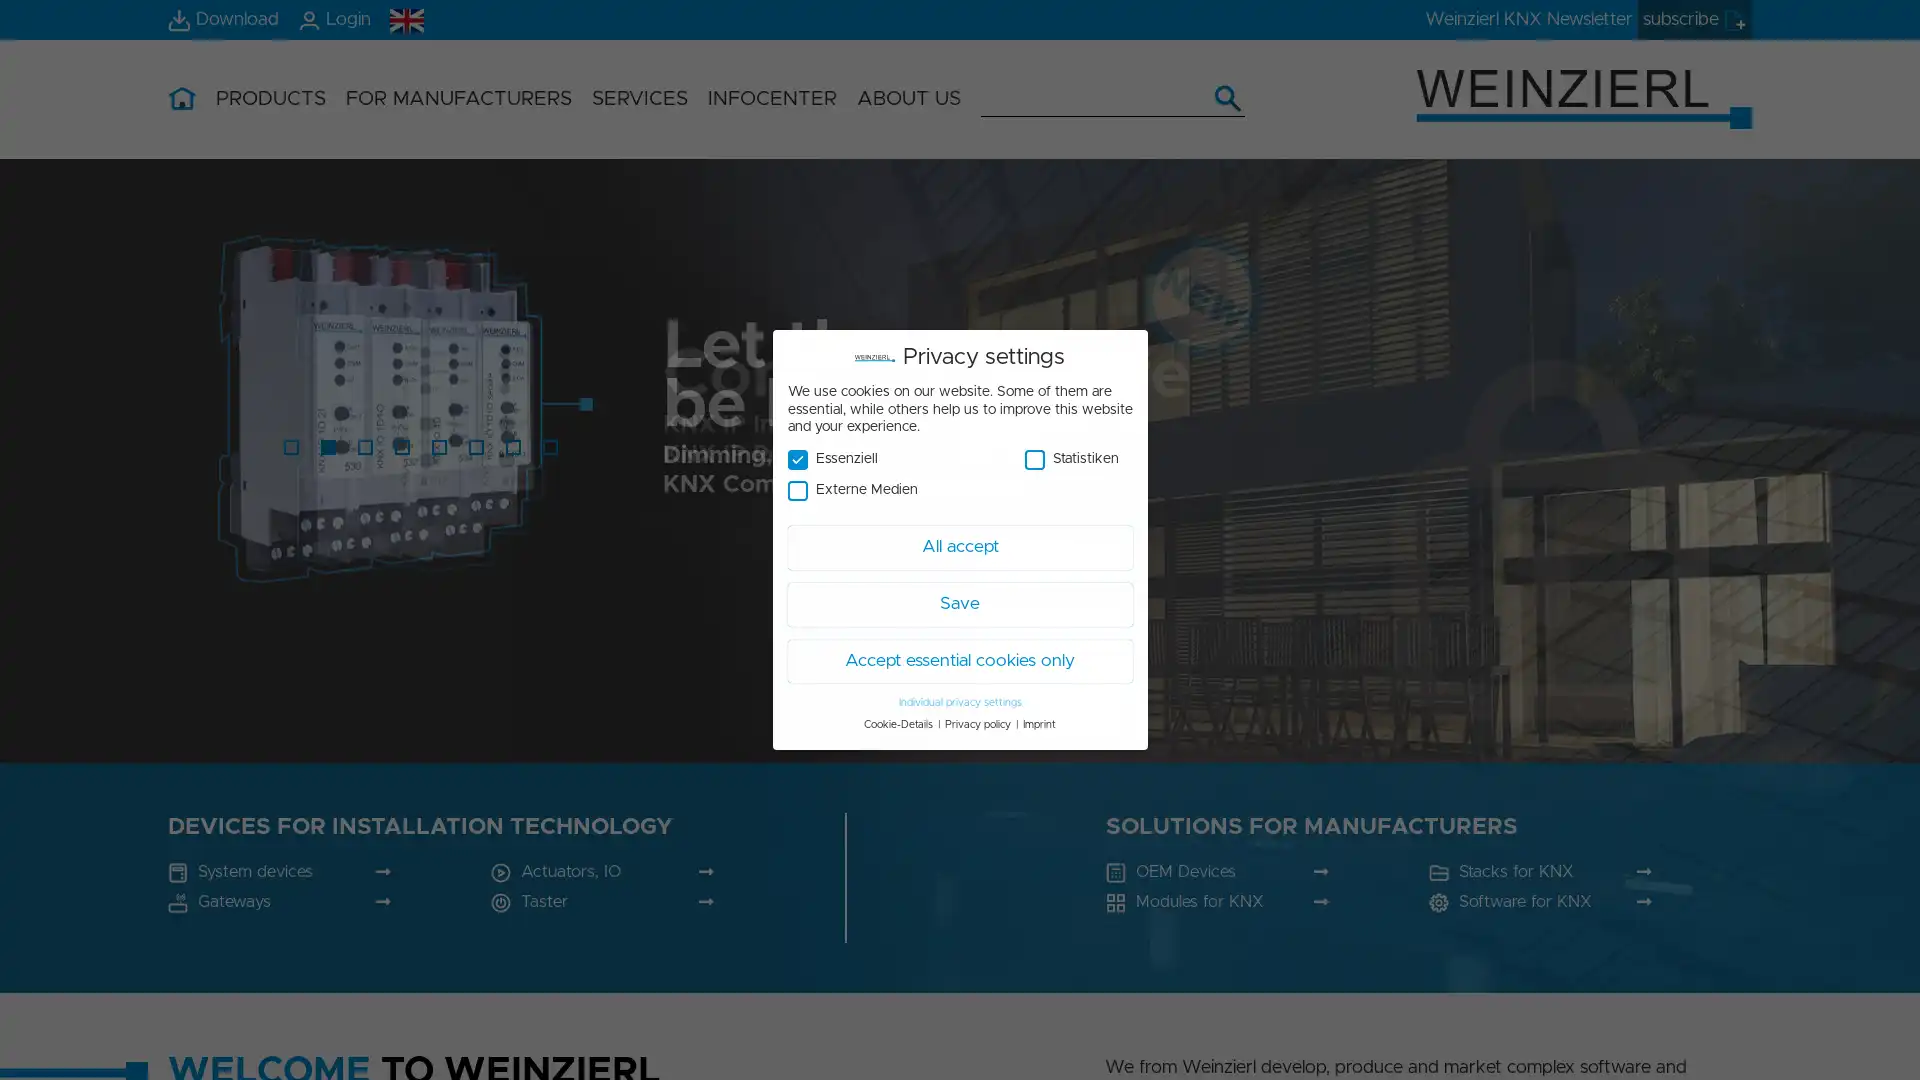 This screenshot has height=1080, width=1920. What do you see at coordinates (1070, 909) in the screenshot?
I see `Accept essential cookies only` at bounding box center [1070, 909].